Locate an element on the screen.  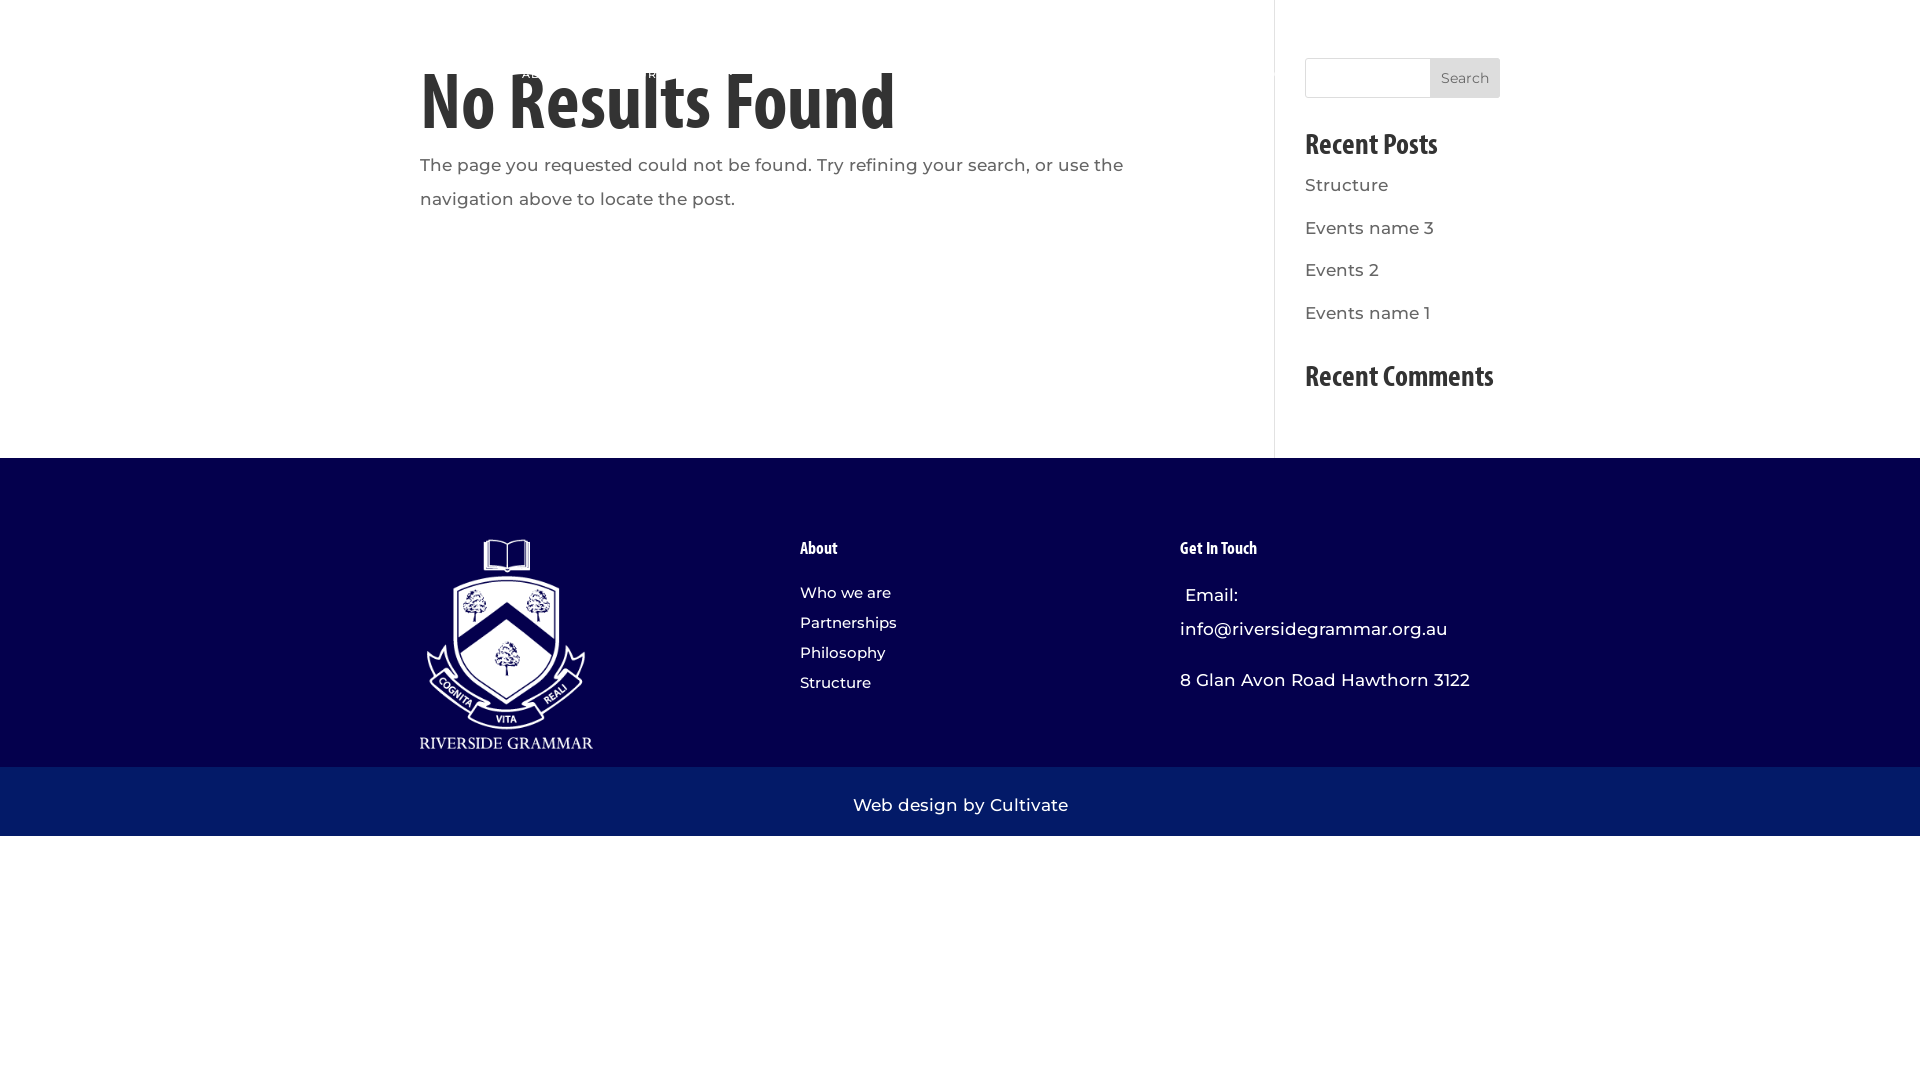
'Web design by Cultivate' is located at coordinates (958, 804).